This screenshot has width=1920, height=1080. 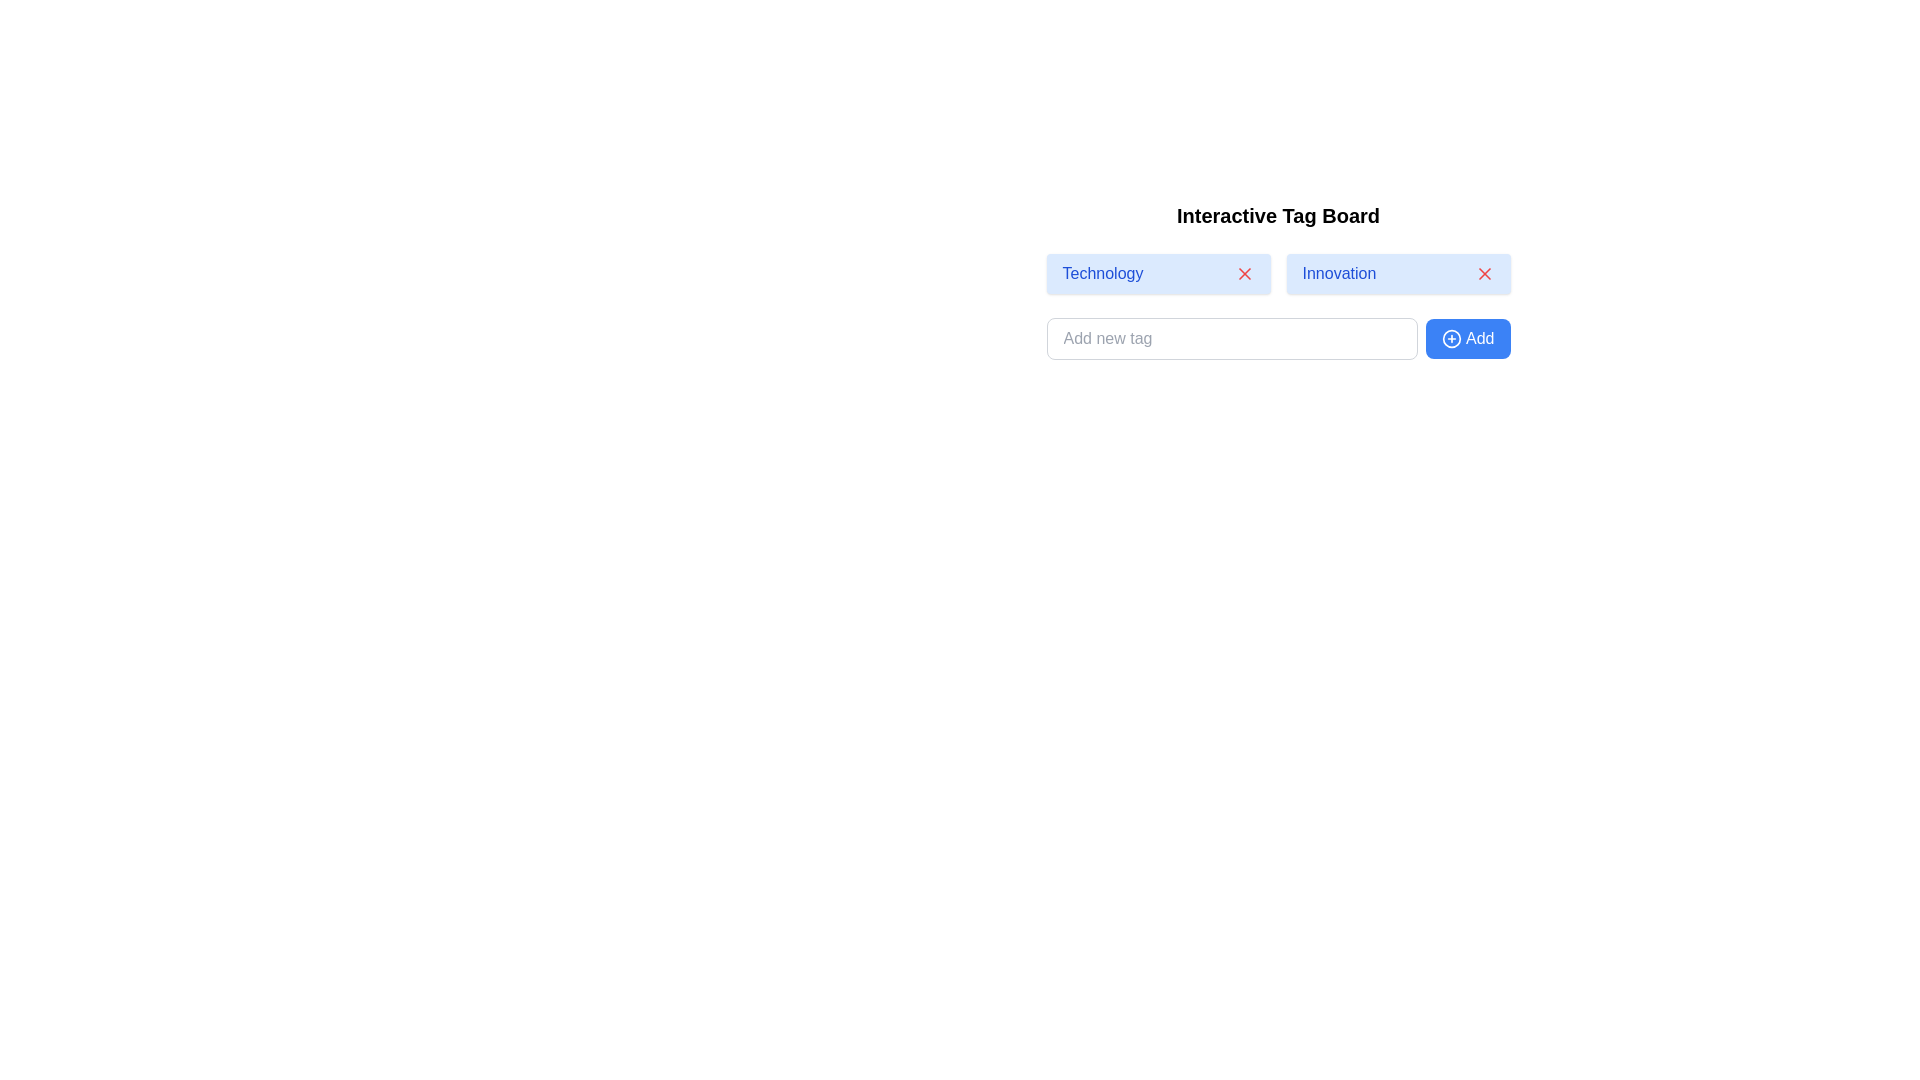 I want to click on the blue button located in the bottom-right section of the 'Interactive Tag Board' interface that contains the text label for the 'Add' action, so click(x=1480, y=338).